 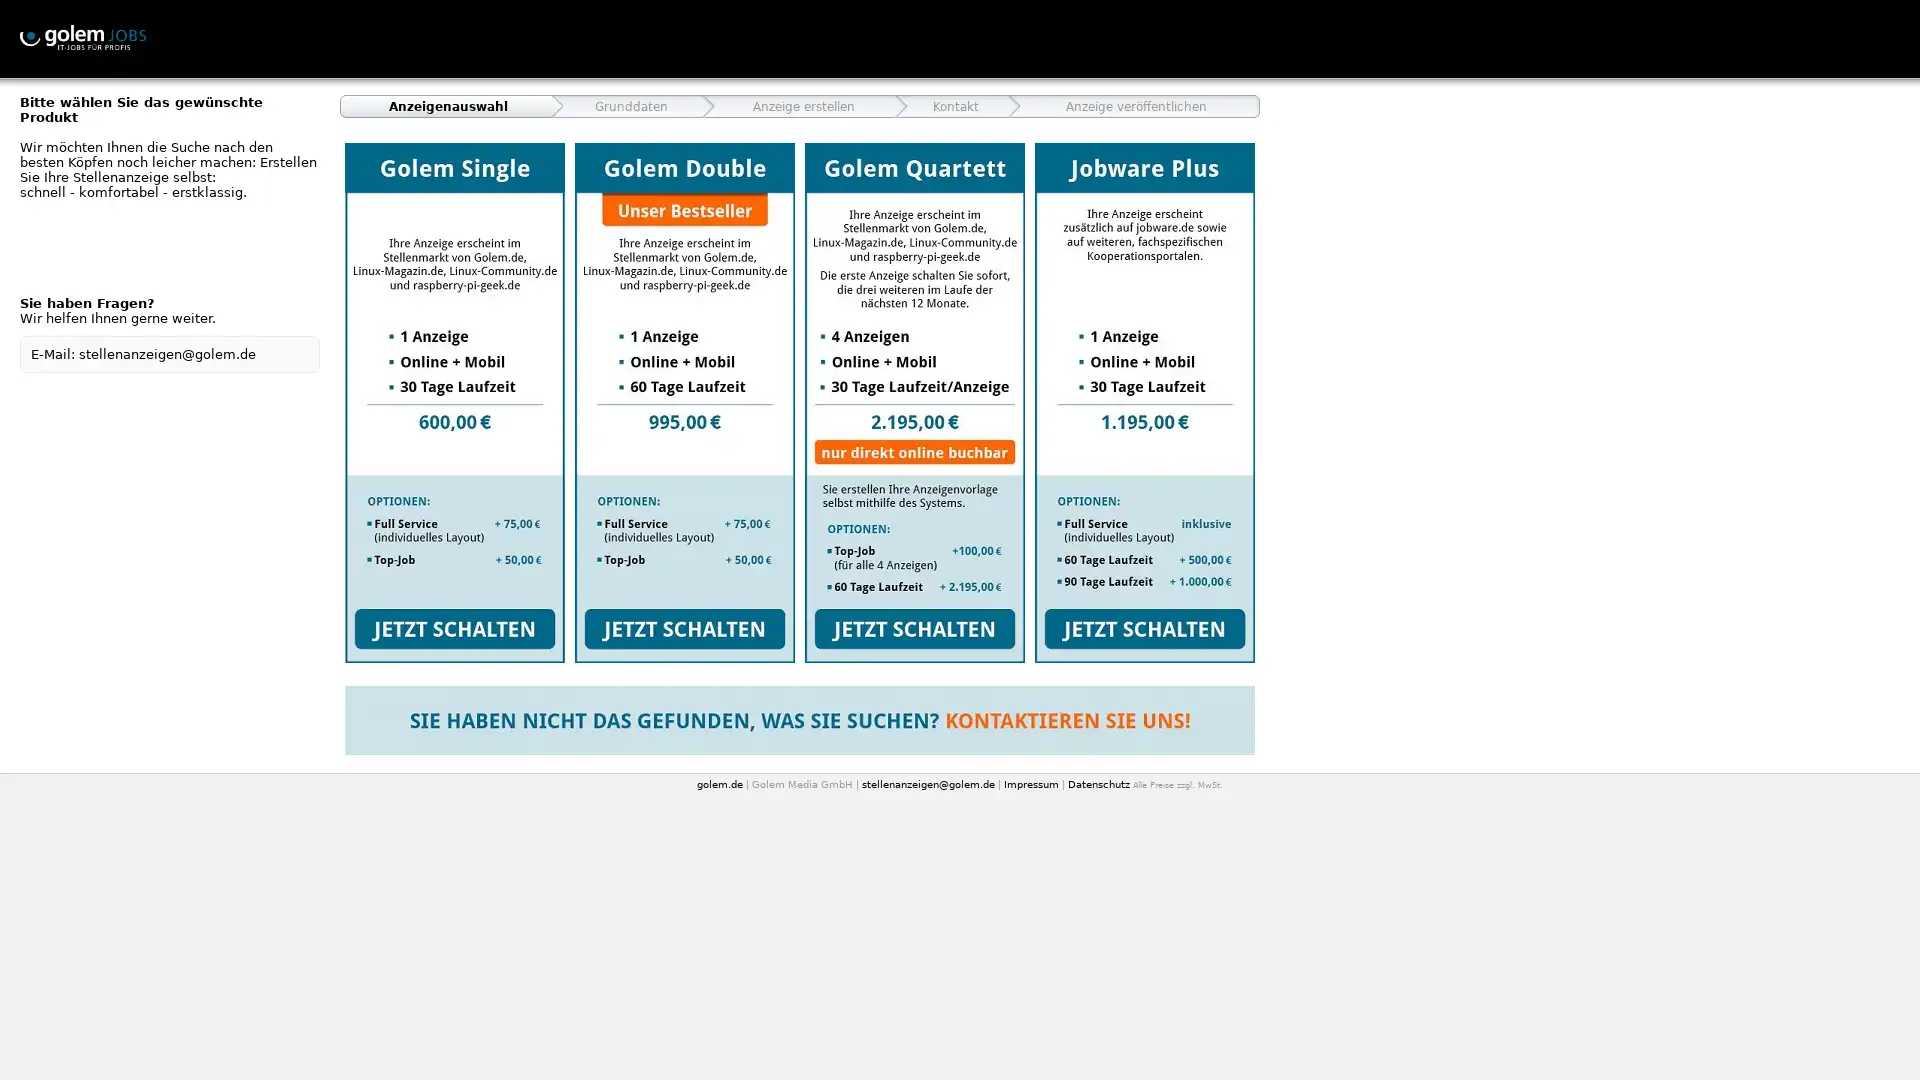 I want to click on Submit, so click(x=454, y=402).